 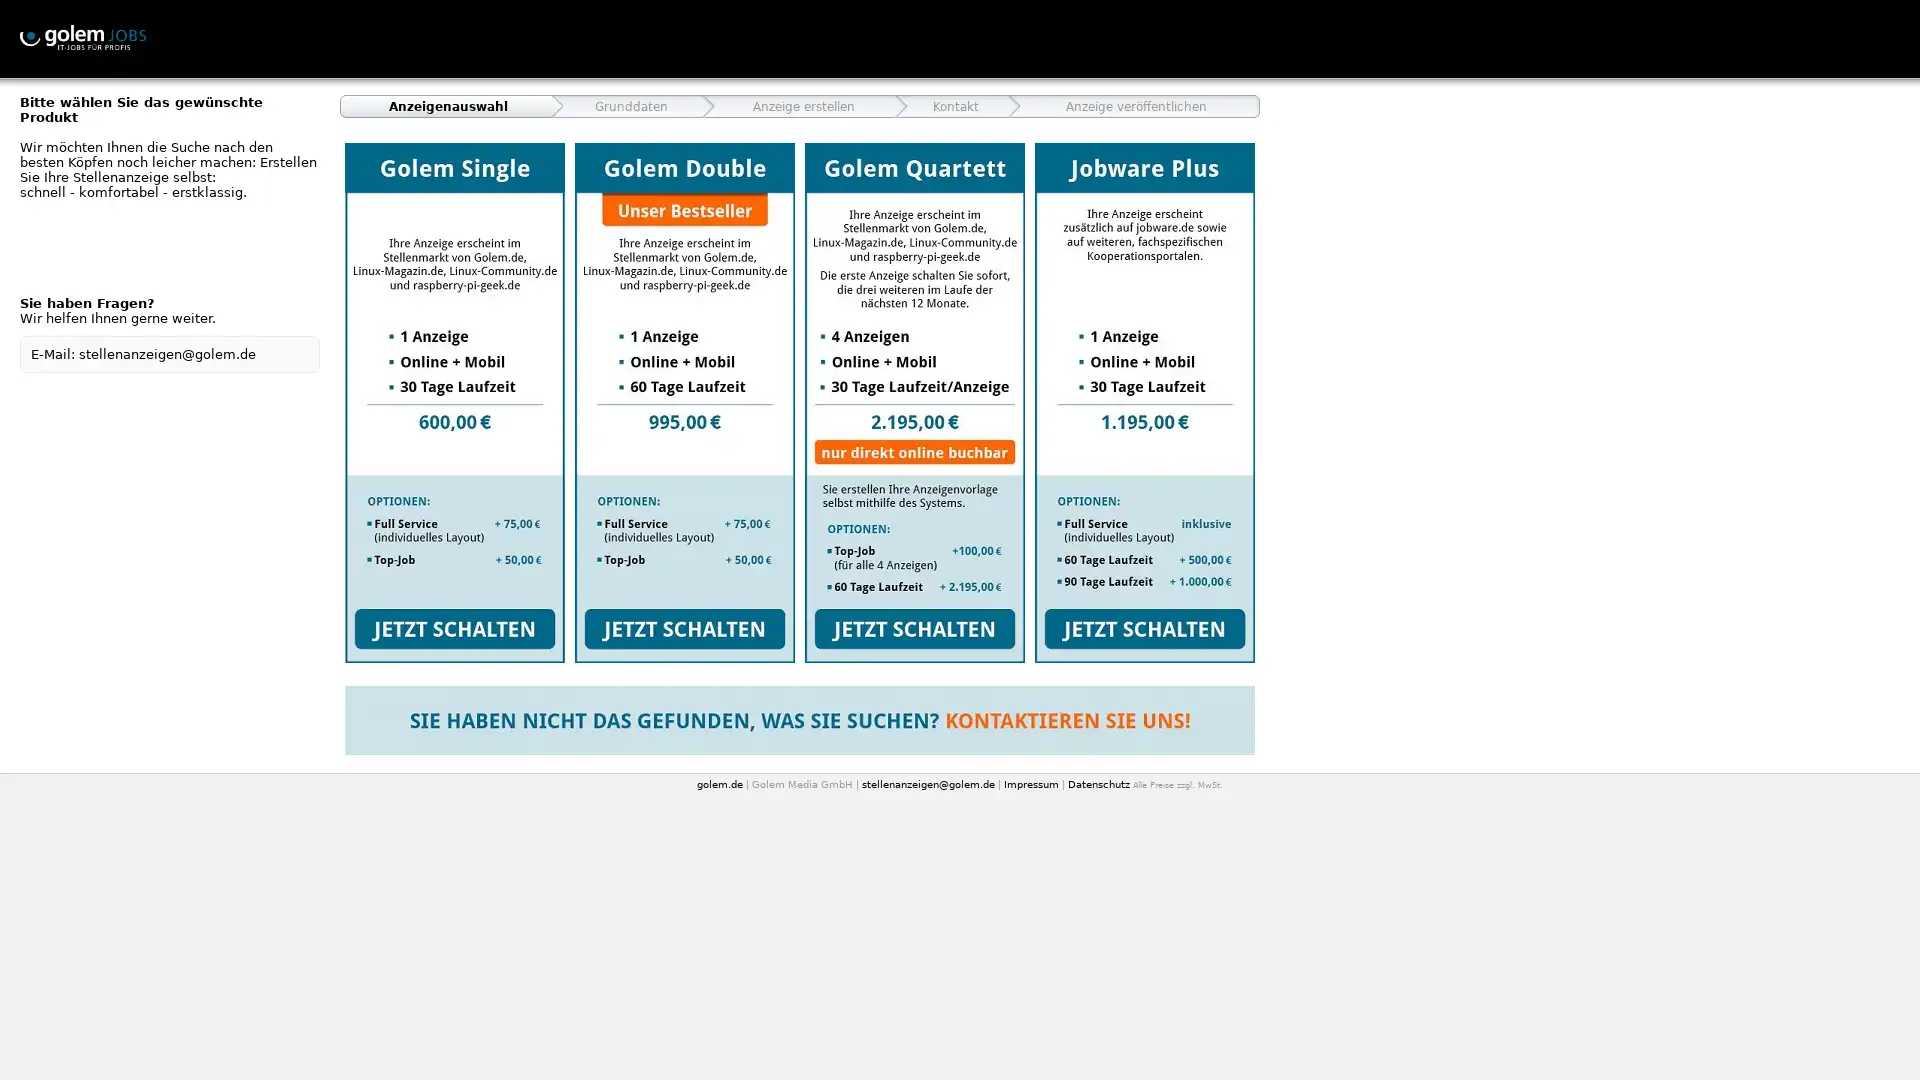 I want to click on Submit, so click(x=454, y=402).